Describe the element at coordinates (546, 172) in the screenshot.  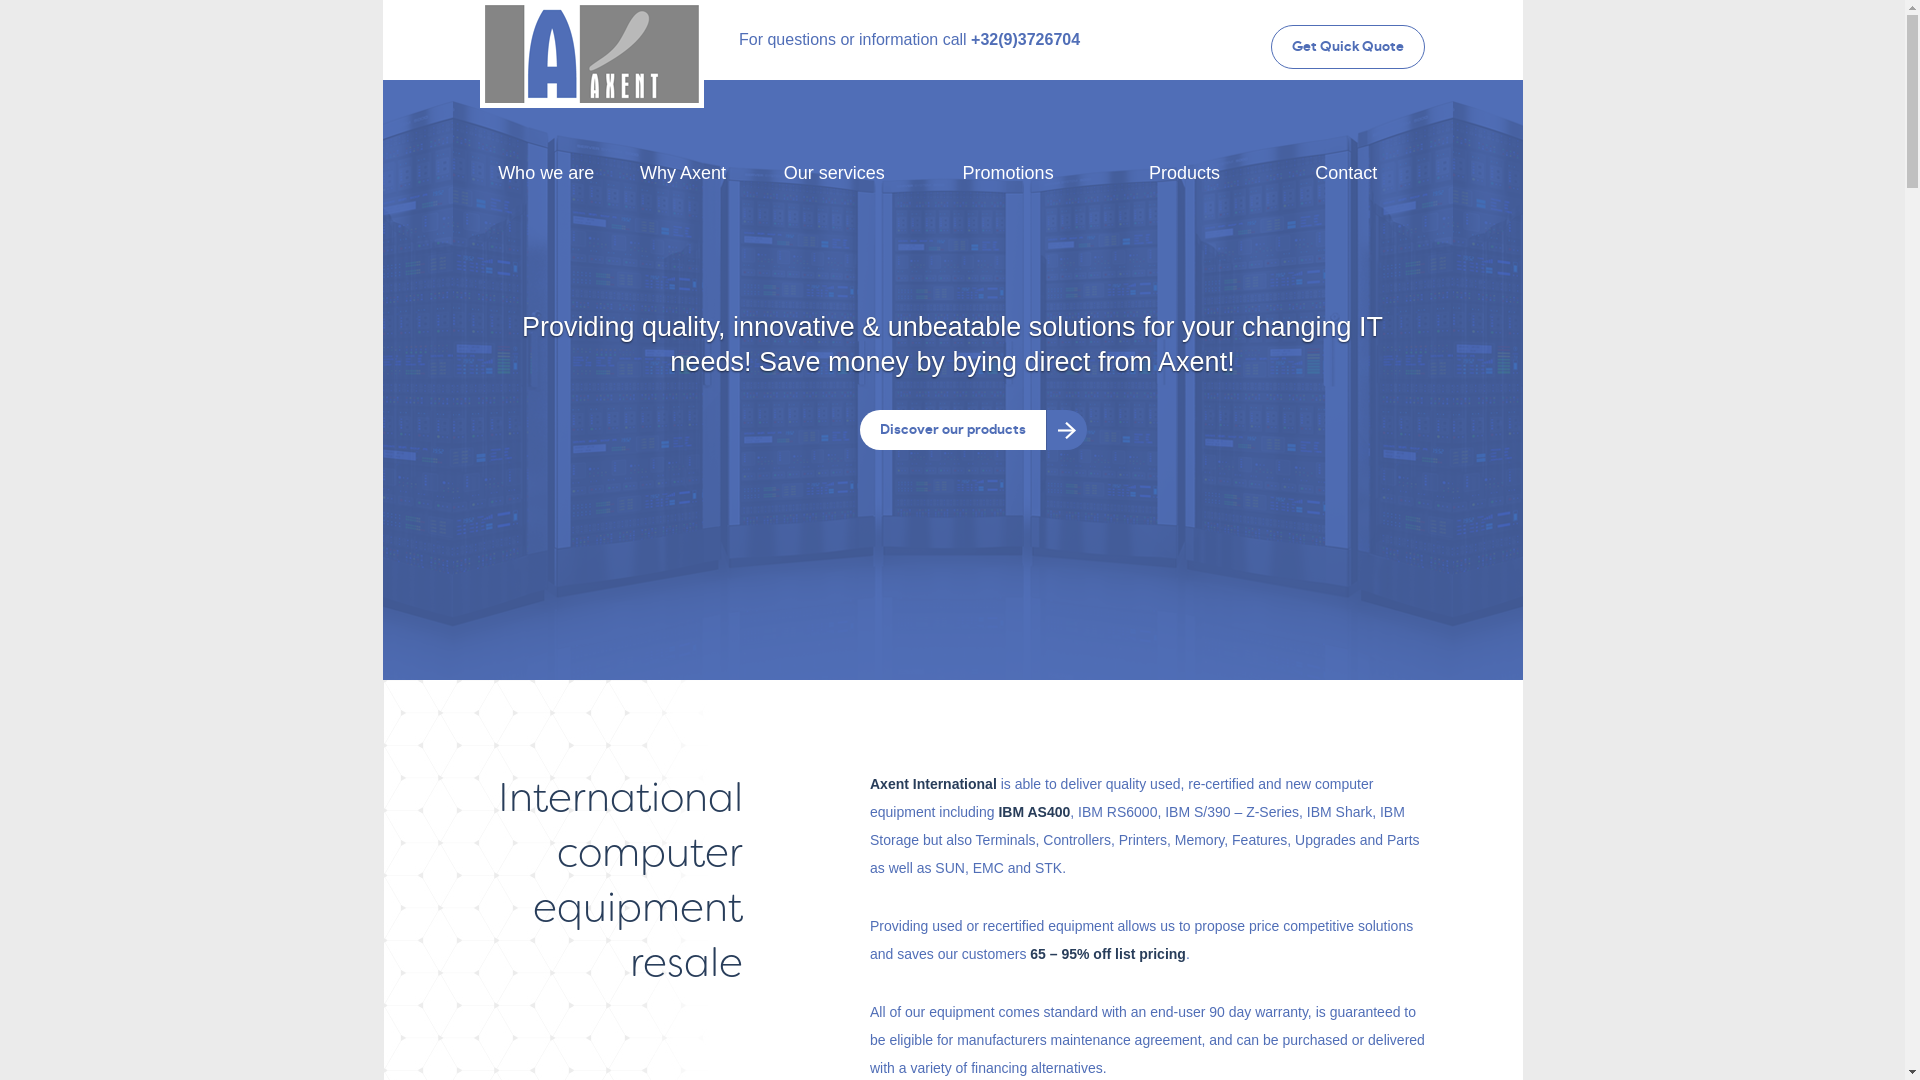
I see `'Who we are'` at that location.